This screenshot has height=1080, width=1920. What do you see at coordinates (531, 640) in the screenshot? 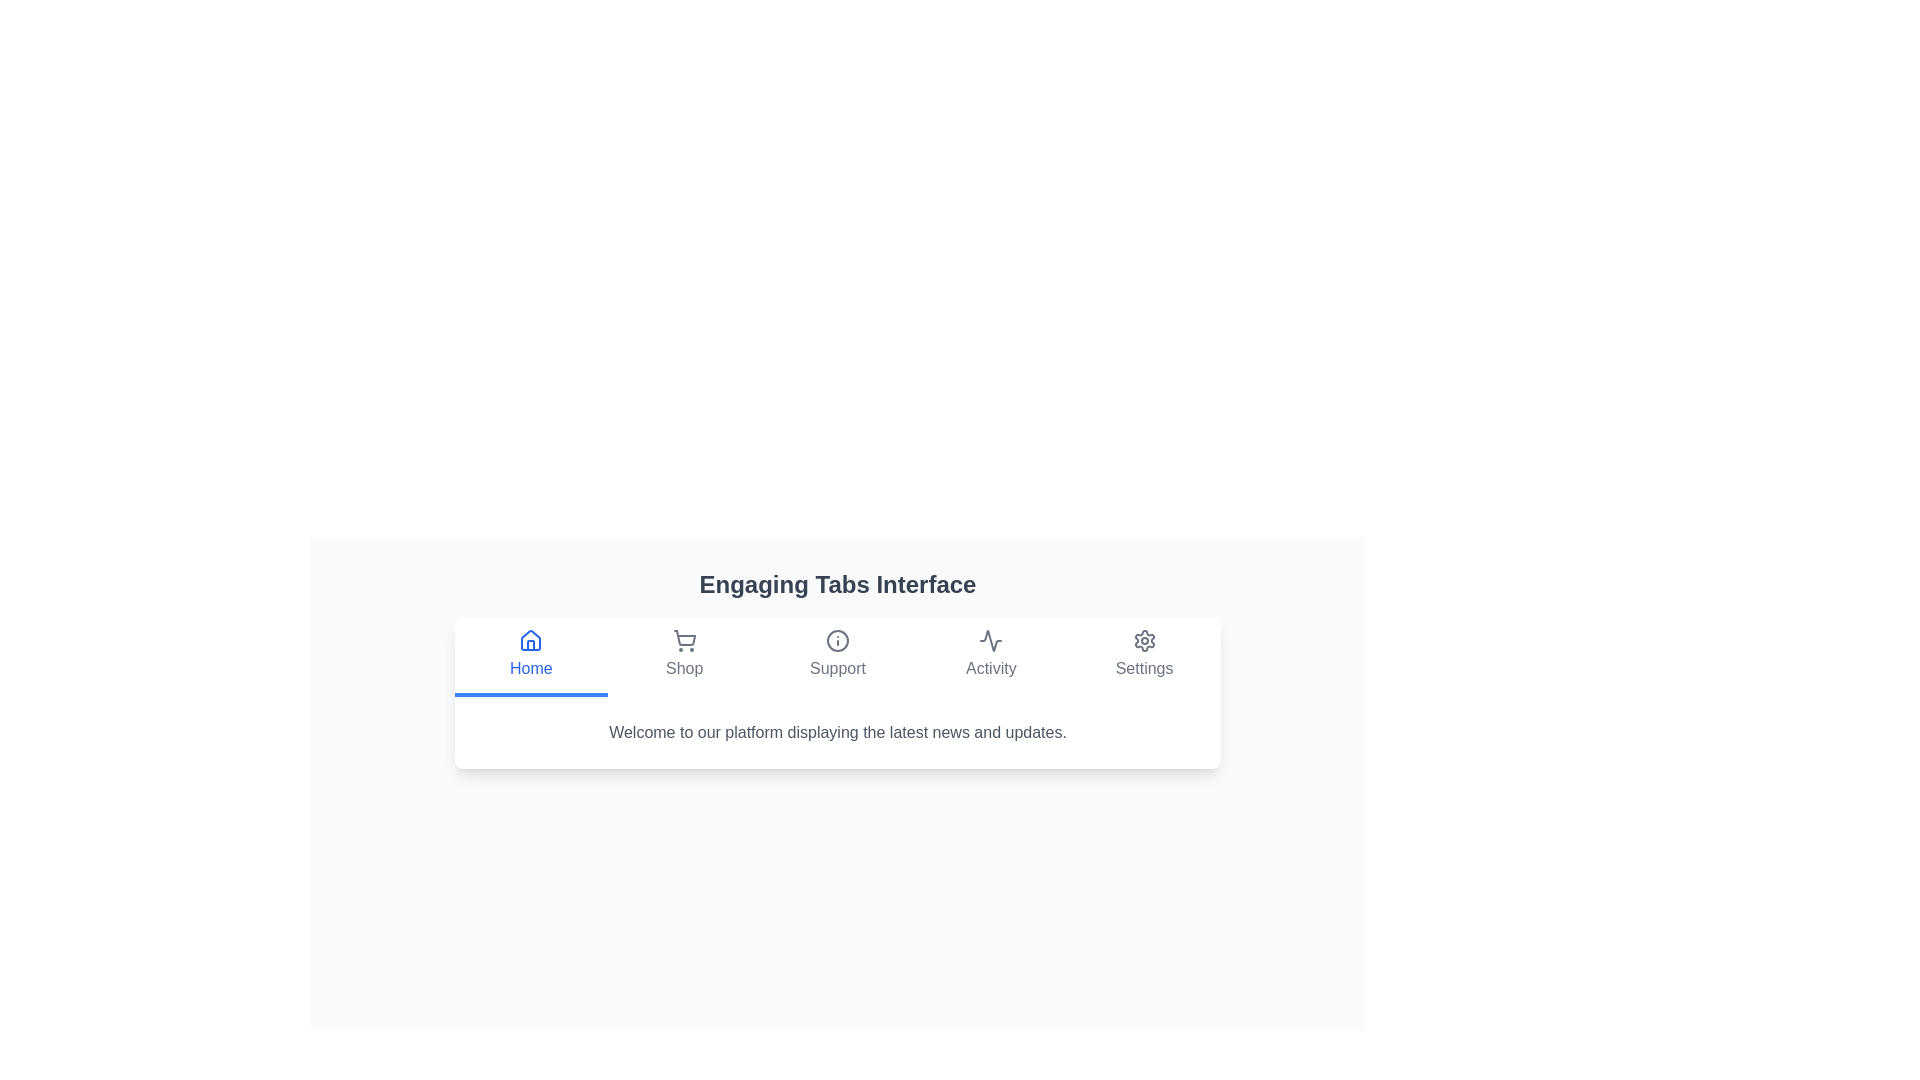
I see `the 'Home' icon located at the top-left corner of the navigation bar, which symbolizes the main dashboard of the interface` at bounding box center [531, 640].